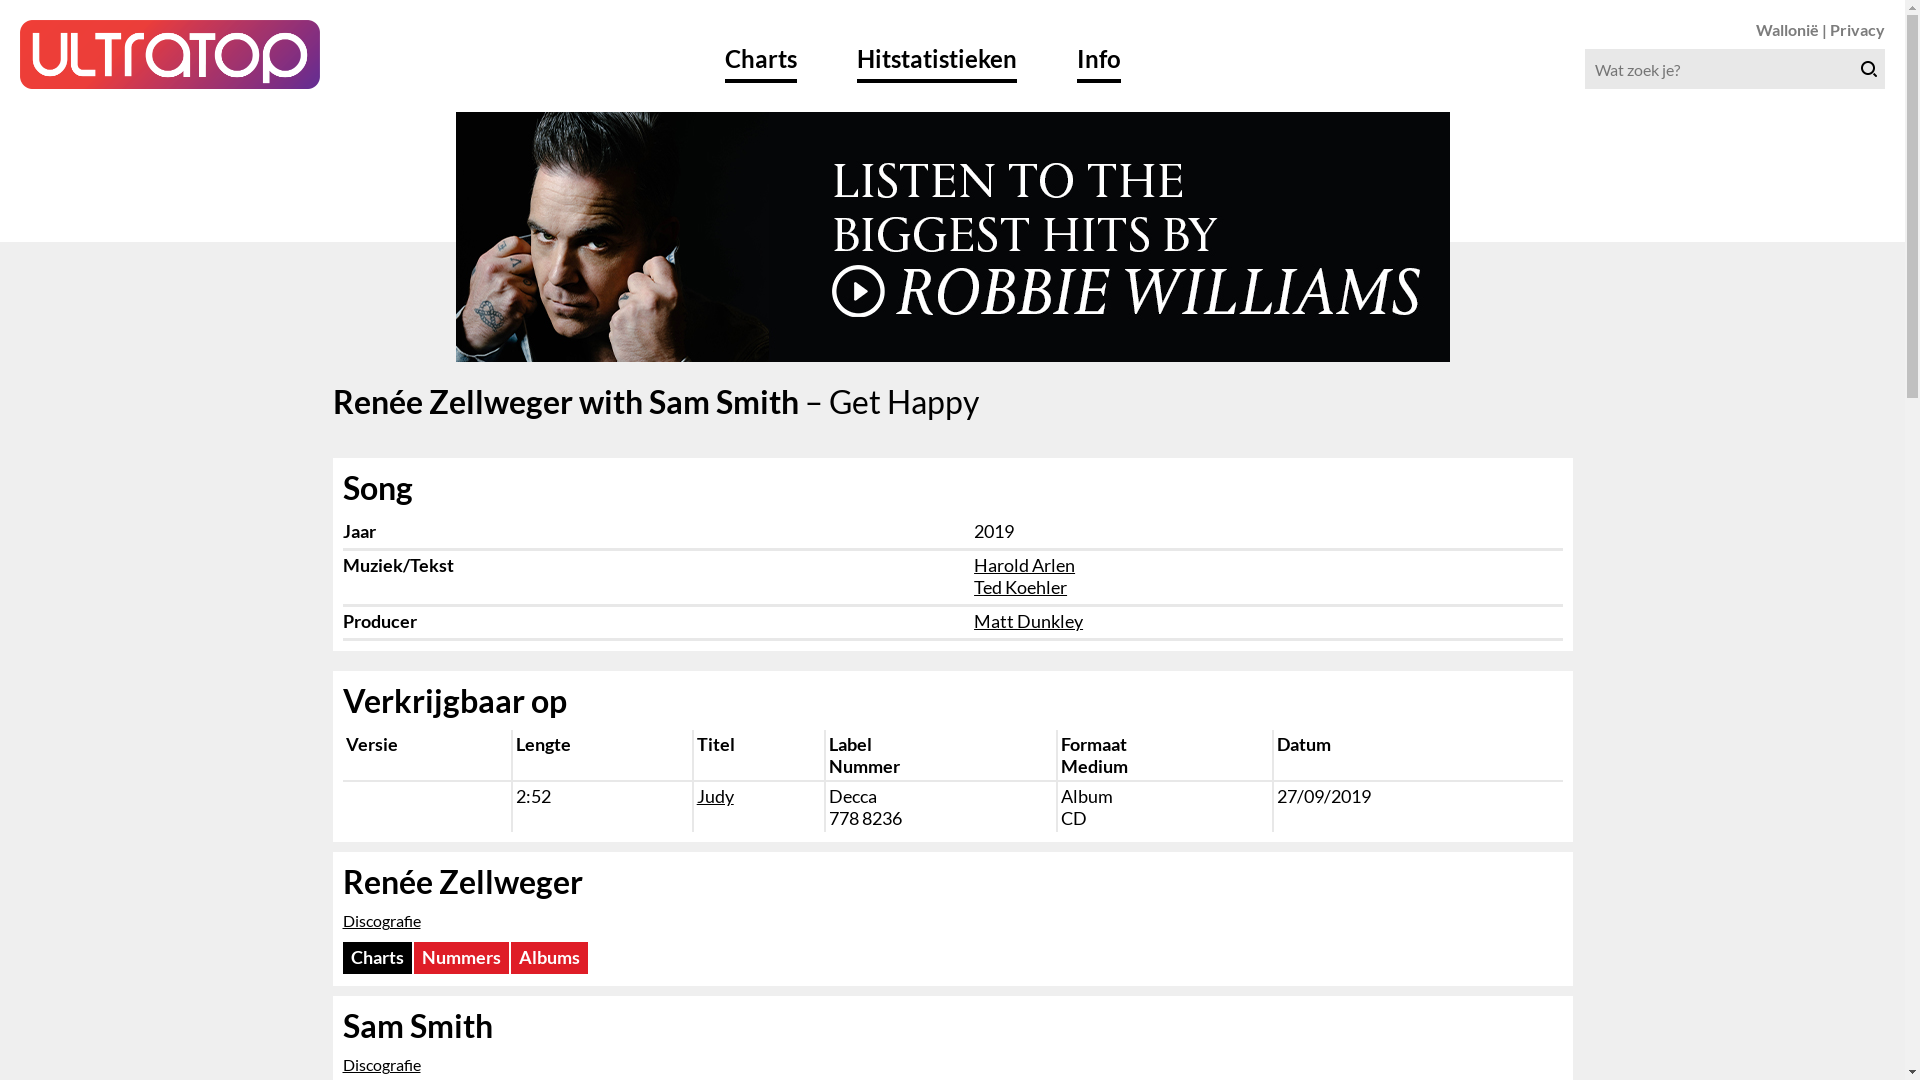  What do you see at coordinates (380, 920) in the screenshot?
I see `'Discografie'` at bounding box center [380, 920].